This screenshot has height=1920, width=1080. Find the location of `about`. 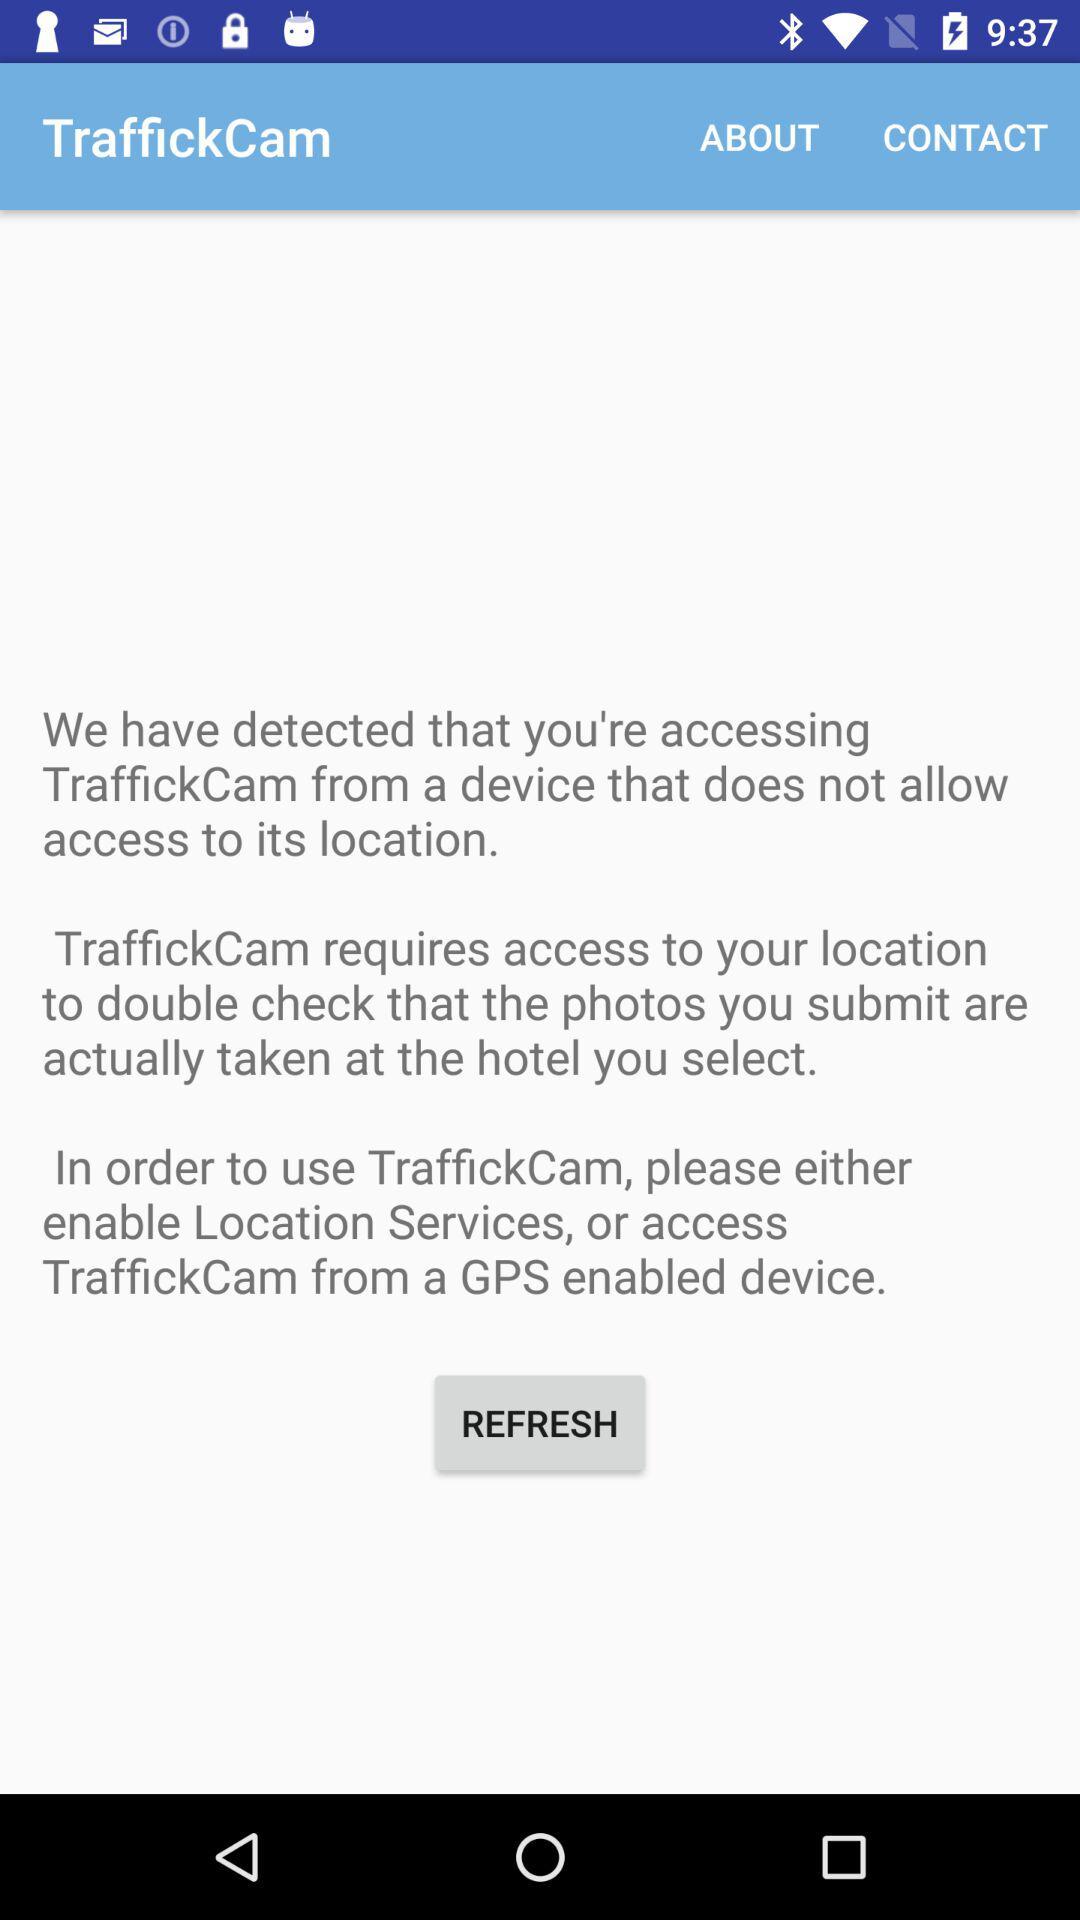

about is located at coordinates (759, 135).